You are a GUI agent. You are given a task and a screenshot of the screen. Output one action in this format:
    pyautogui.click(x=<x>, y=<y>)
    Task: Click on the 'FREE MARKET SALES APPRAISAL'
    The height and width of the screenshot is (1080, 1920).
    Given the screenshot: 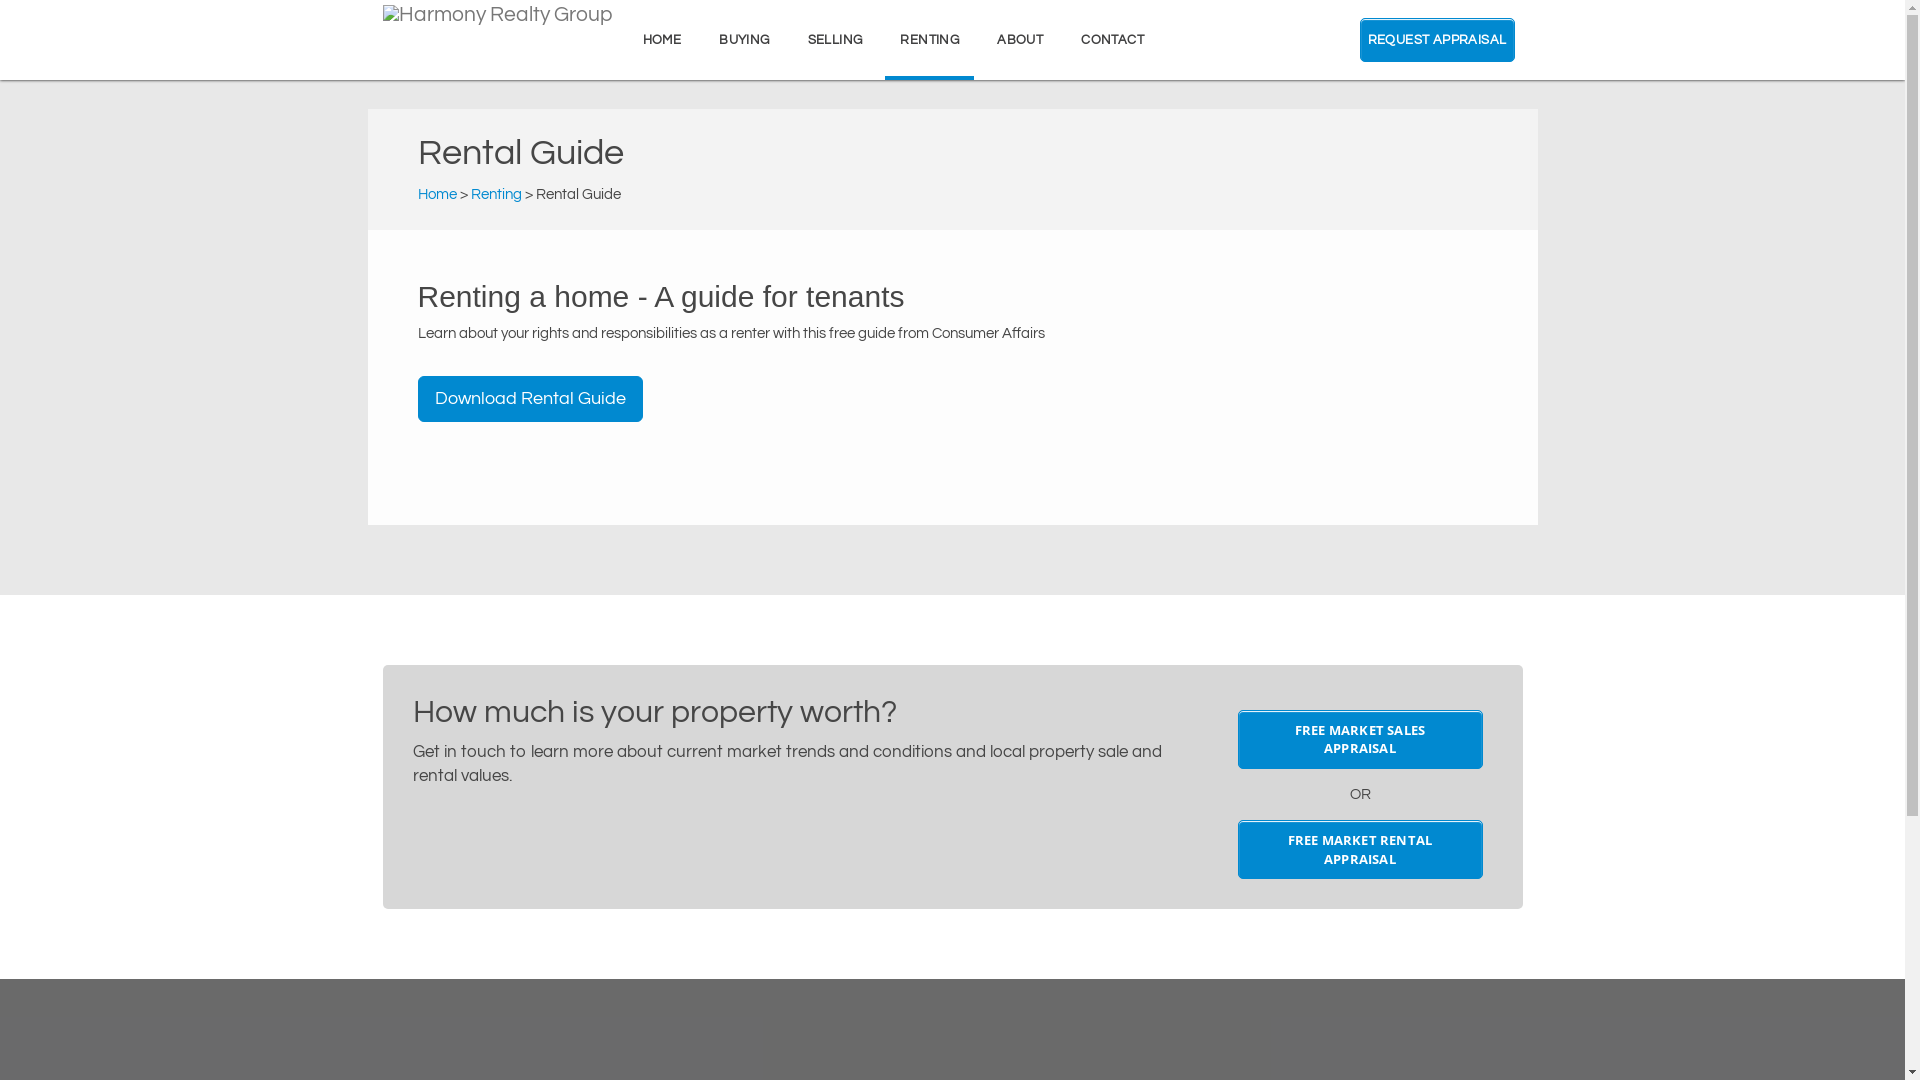 What is the action you would take?
    pyautogui.click(x=1360, y=739)
    